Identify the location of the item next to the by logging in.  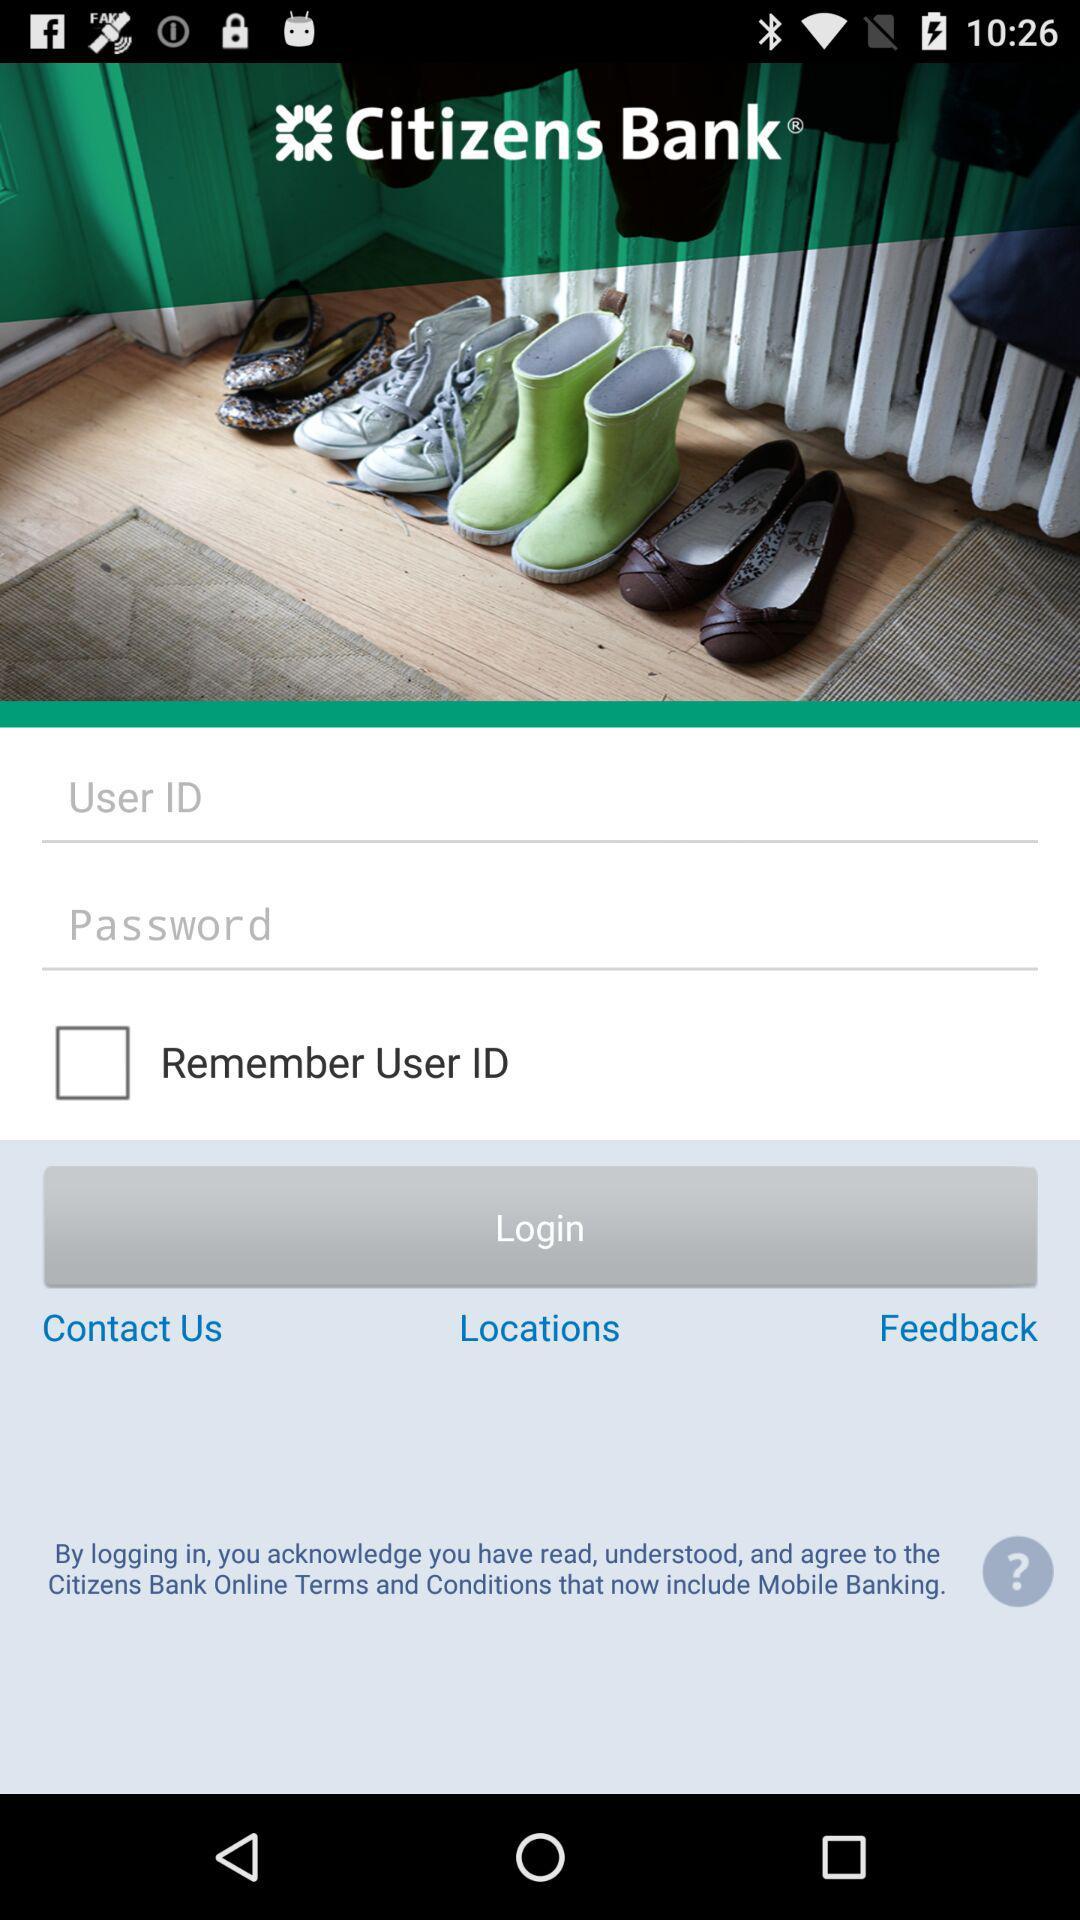
(1017, 1570).